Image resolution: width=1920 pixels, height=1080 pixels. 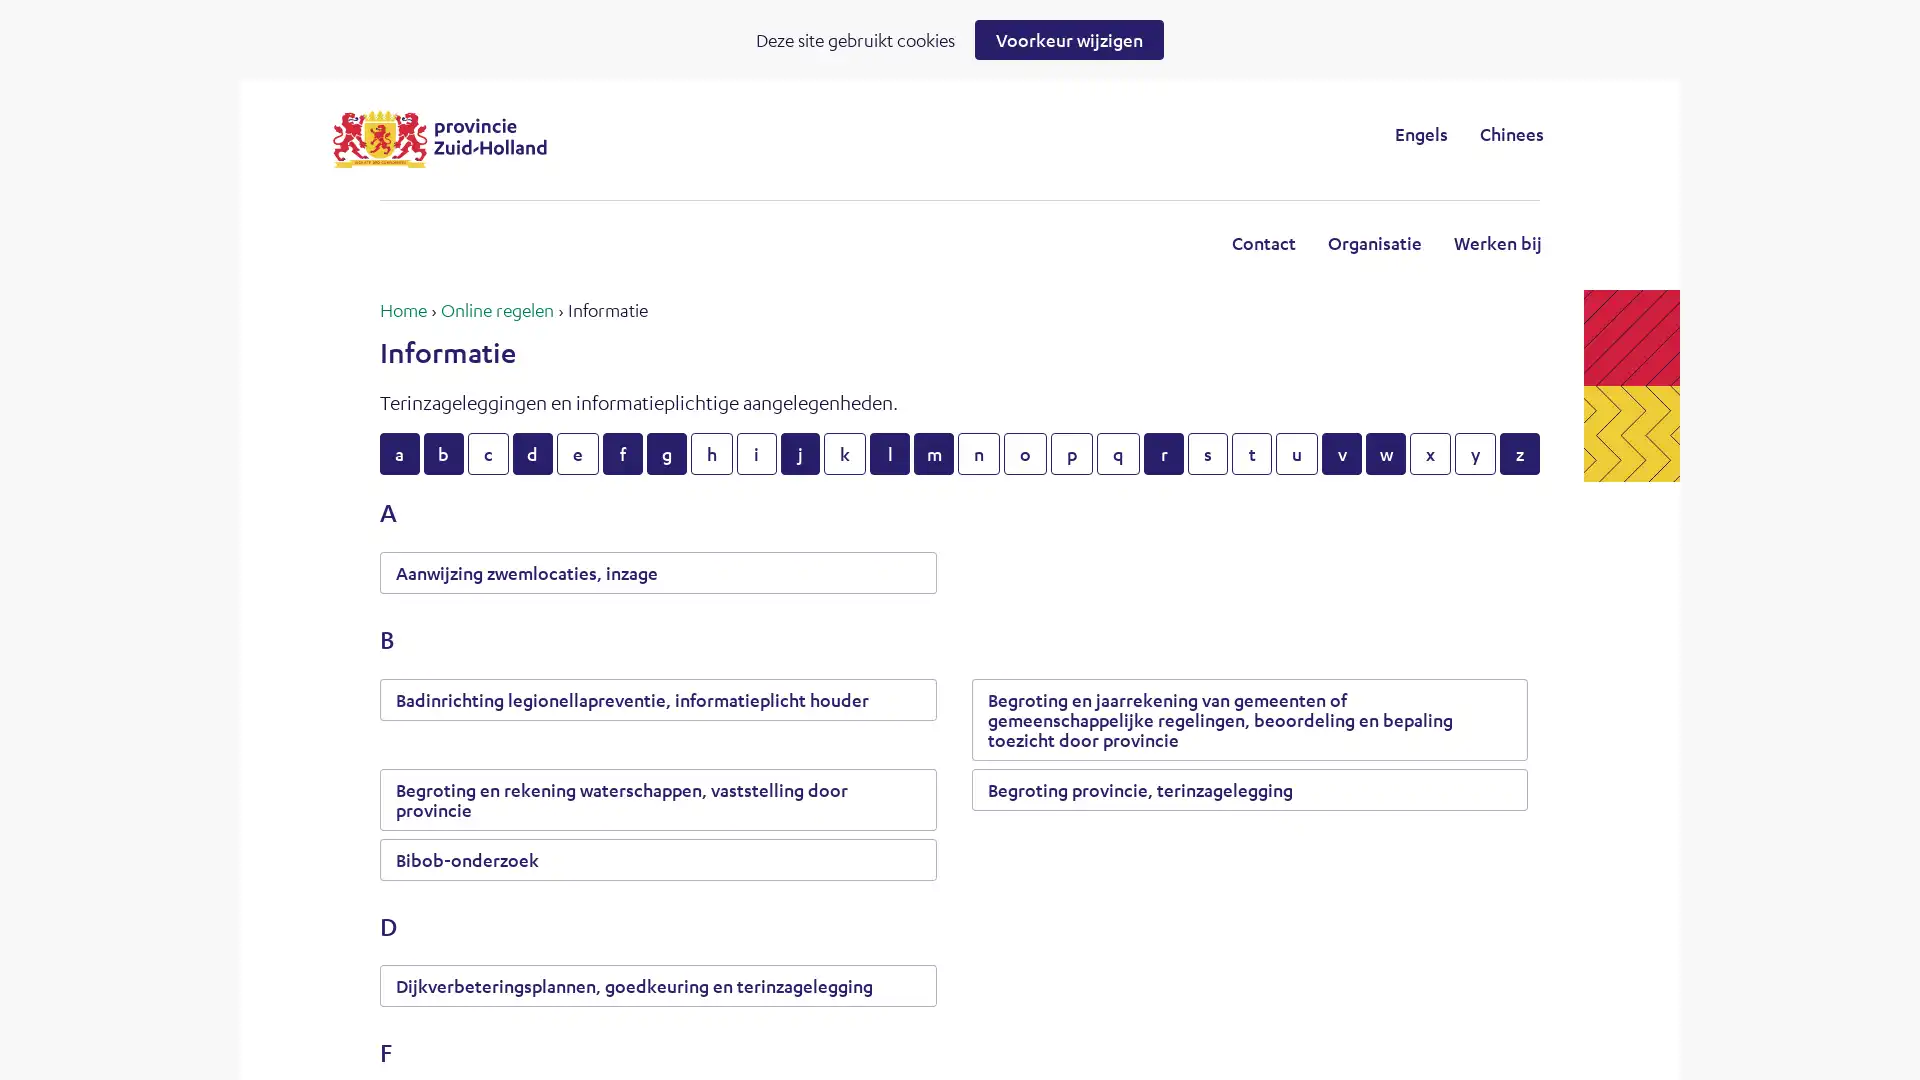 I want to click on Voorkeur wijzigen, so click(x=1068, y=39).